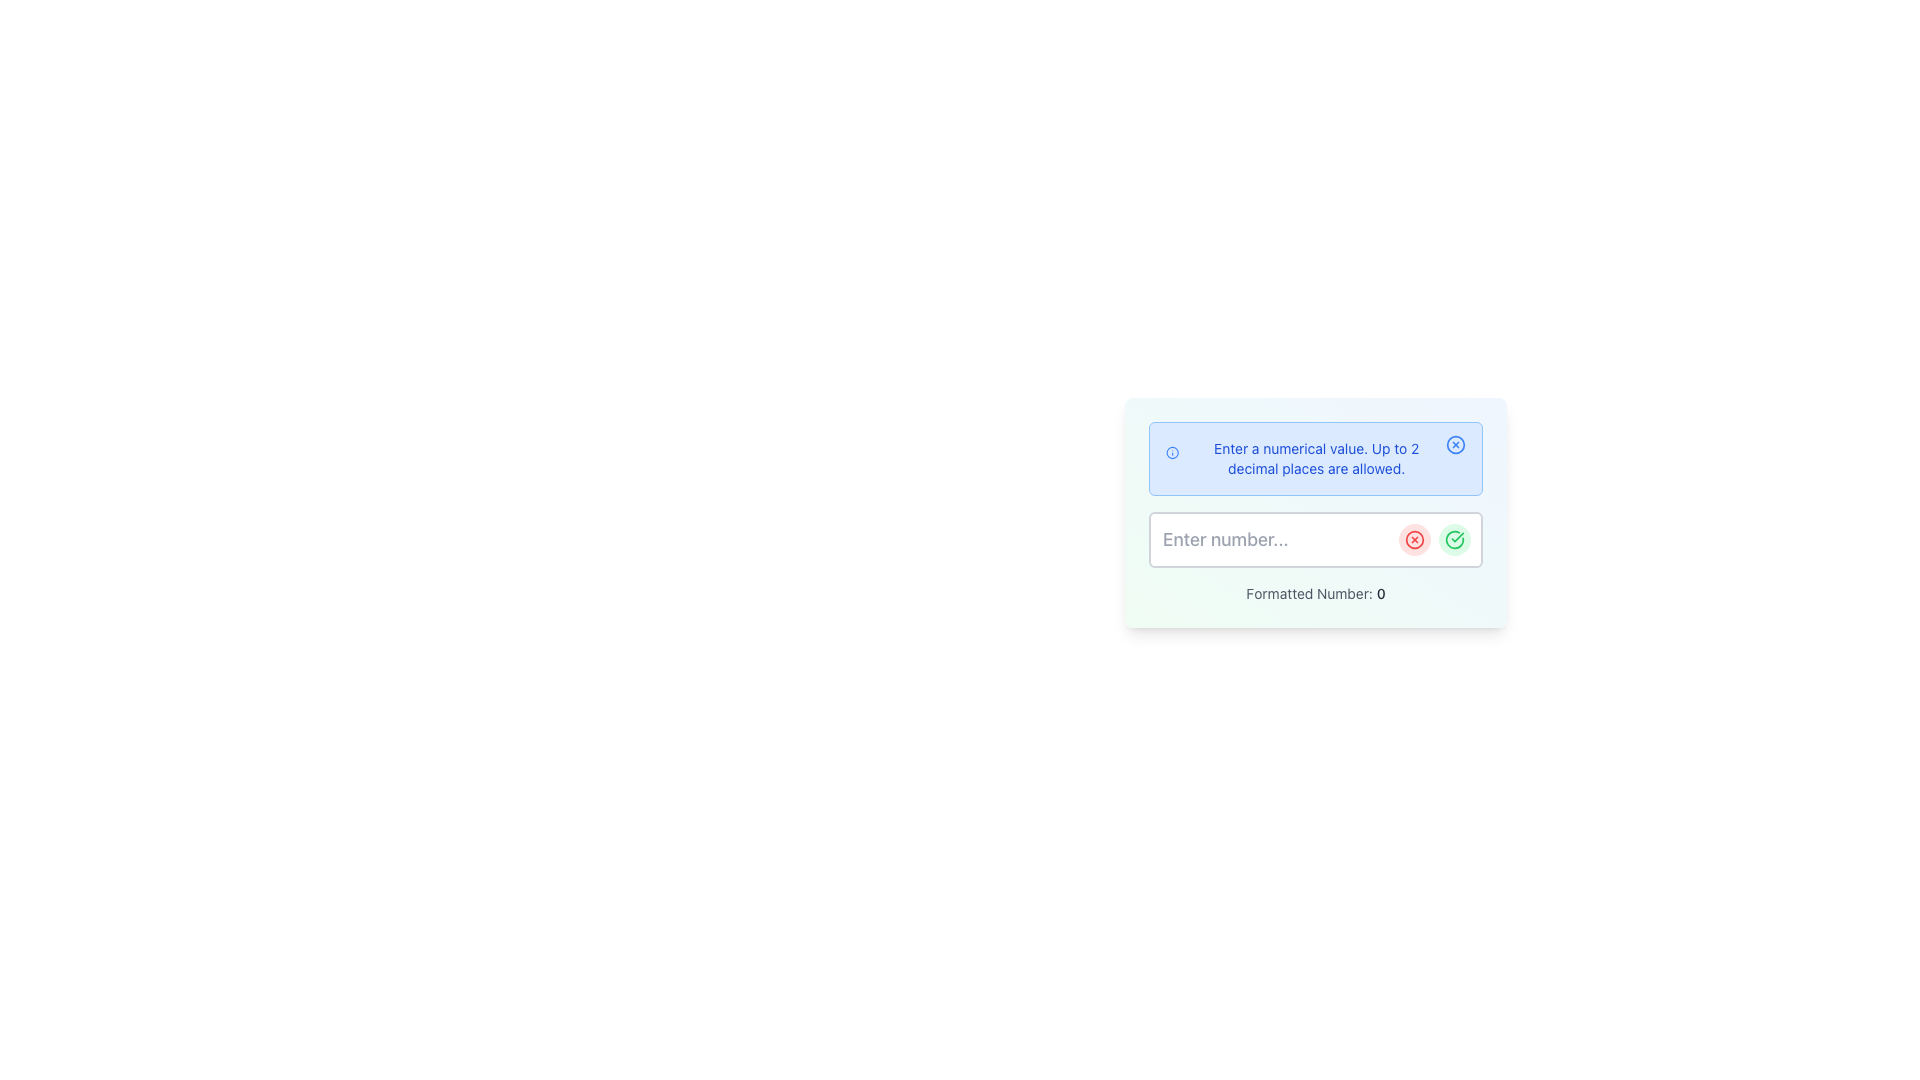  What do you see at coordinates (1454, 540) in the screenshot?
I see `the confirmation icon located to the right of the input box labeled 'Enter number...'` at bounding box center [1454, 540].